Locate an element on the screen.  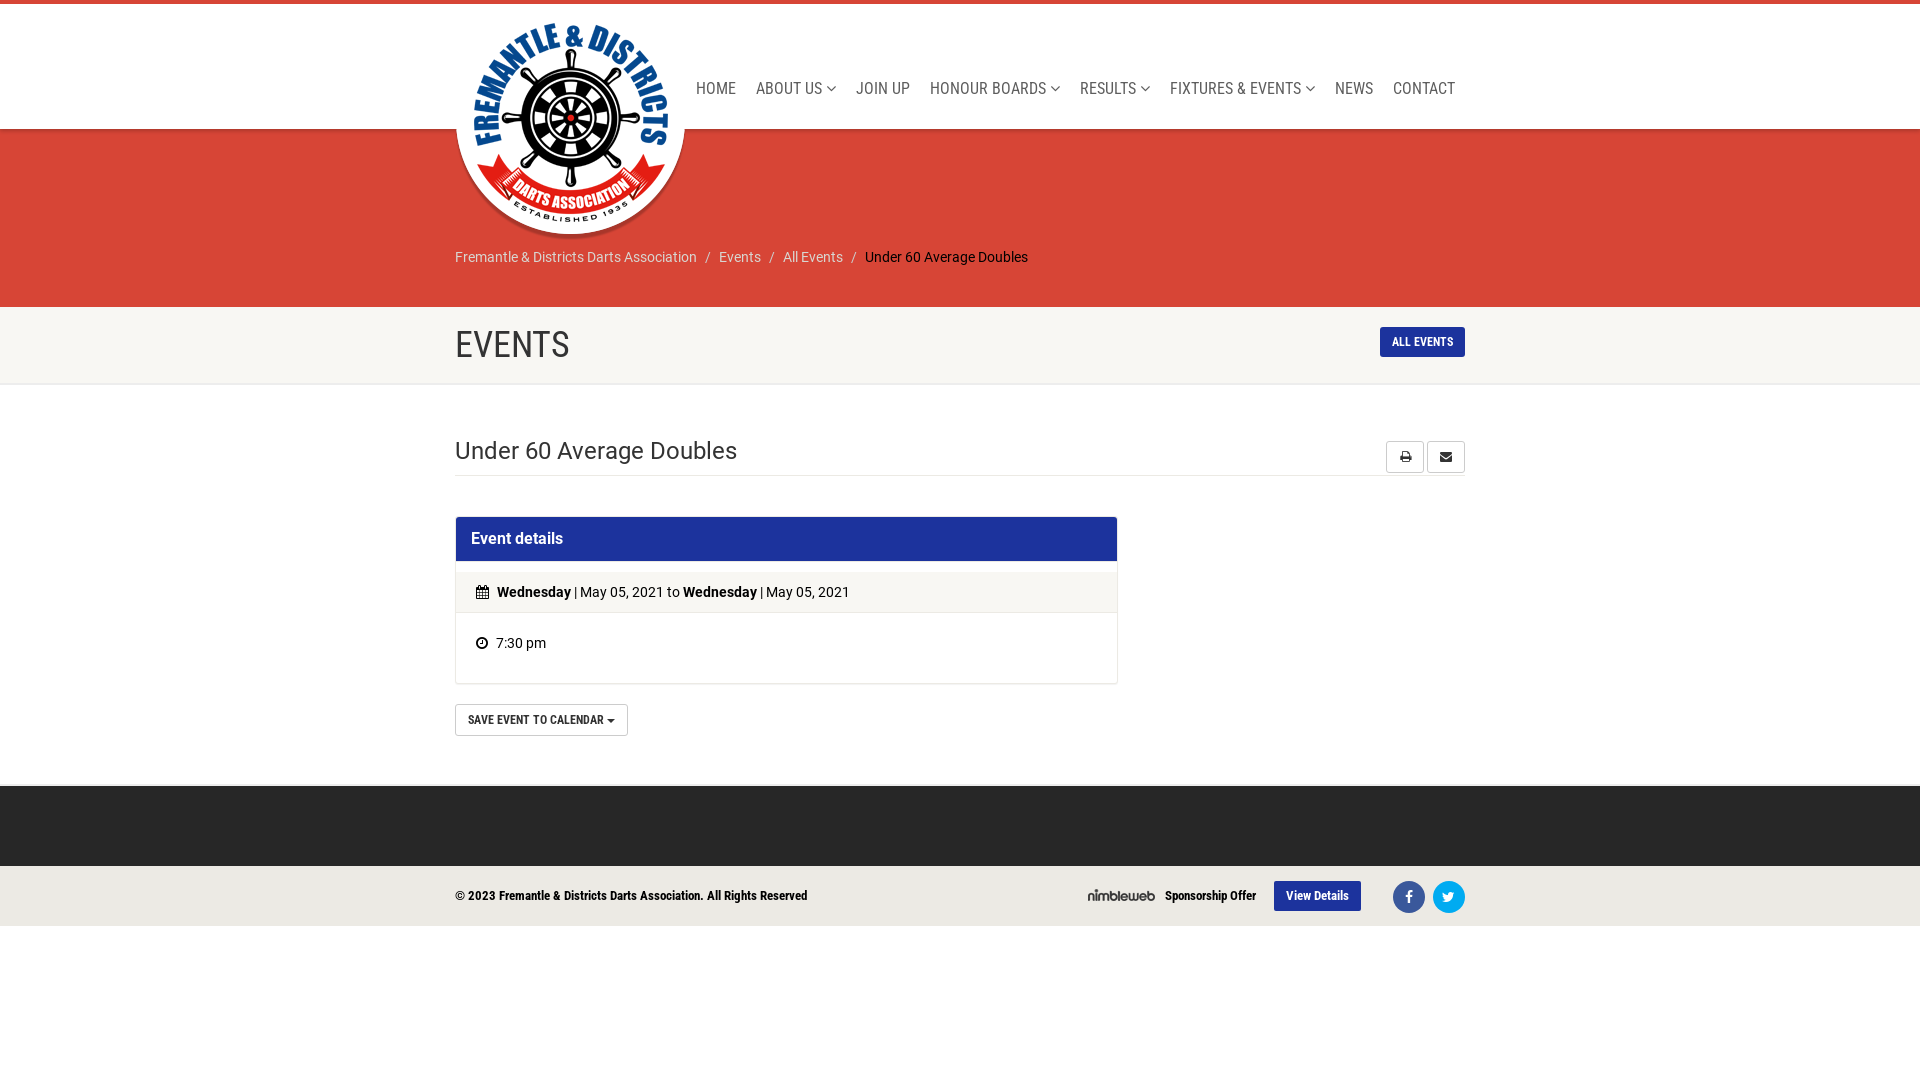
'Logo' is located at coordinates (569, 122).